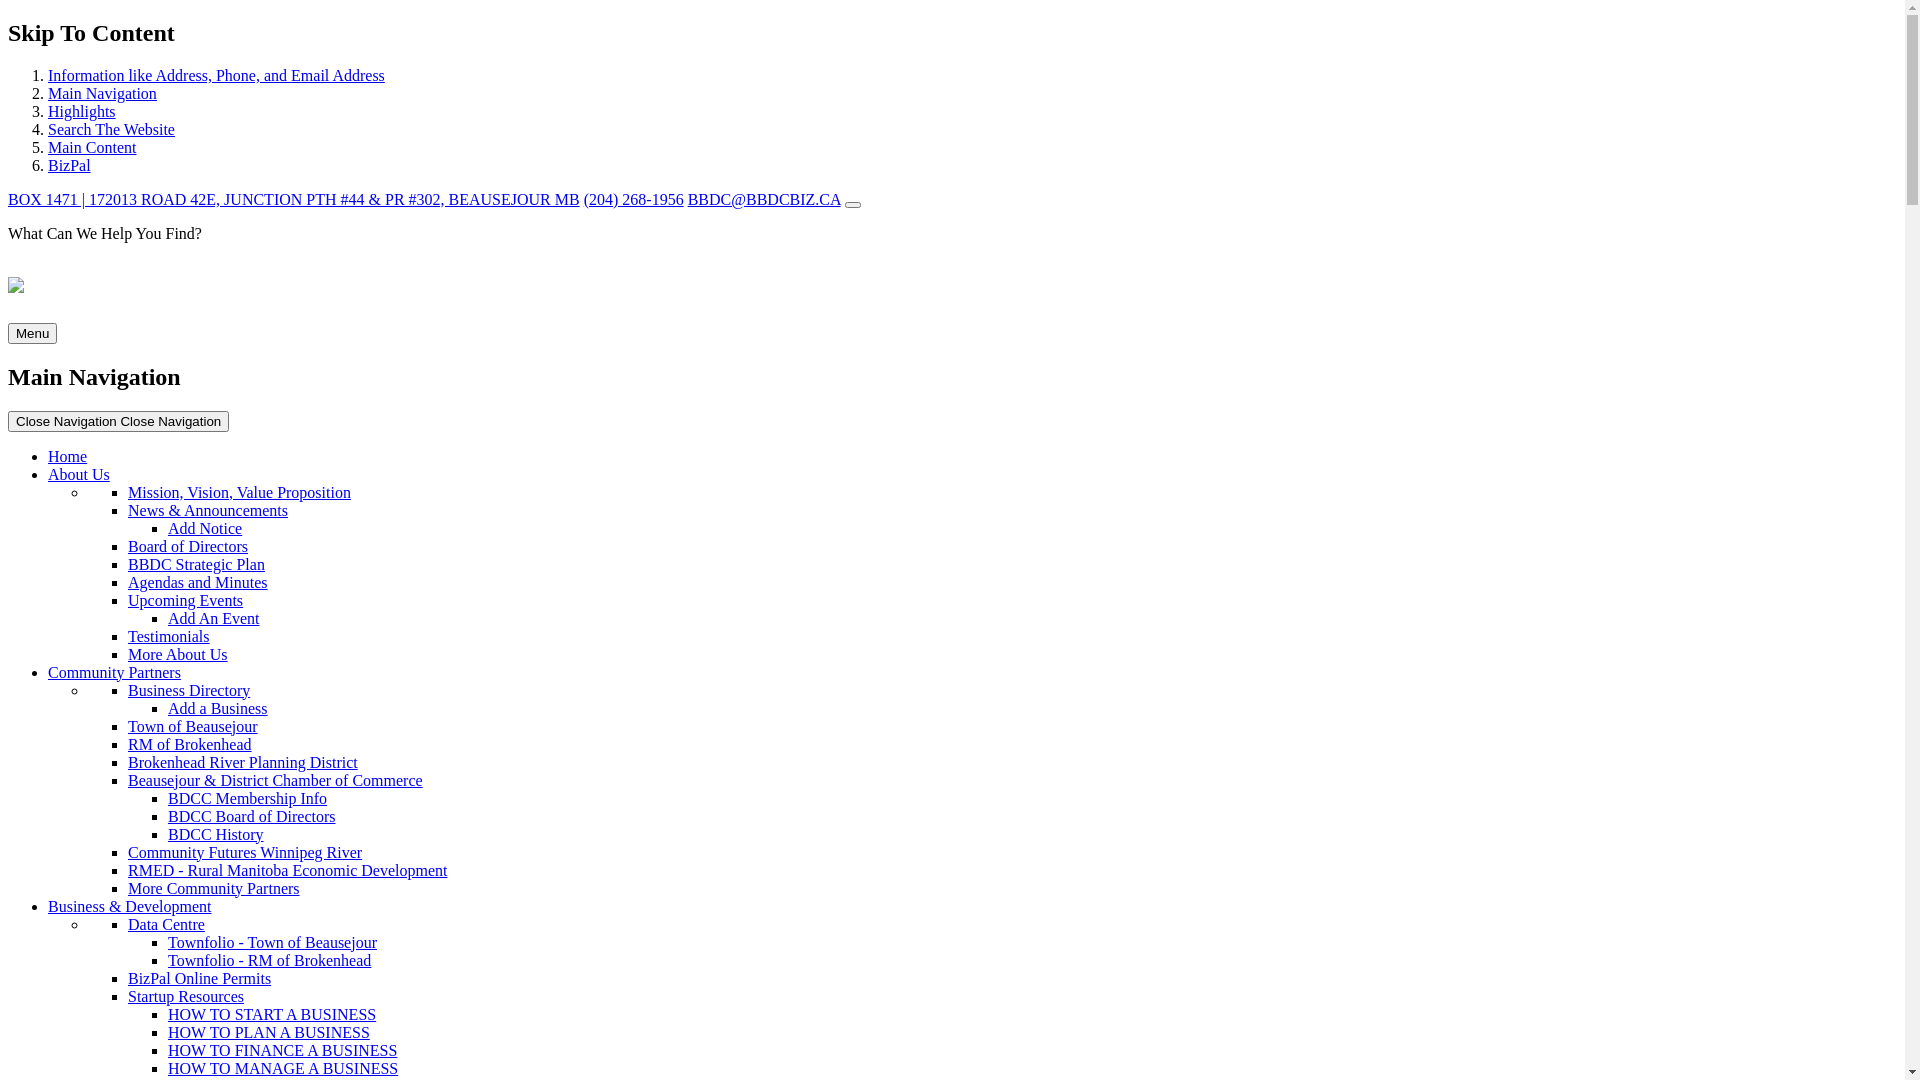  Describe the element at coordinates (250, 816) in the screenshot. I see `'BDCC Board of Directors'` at that location.